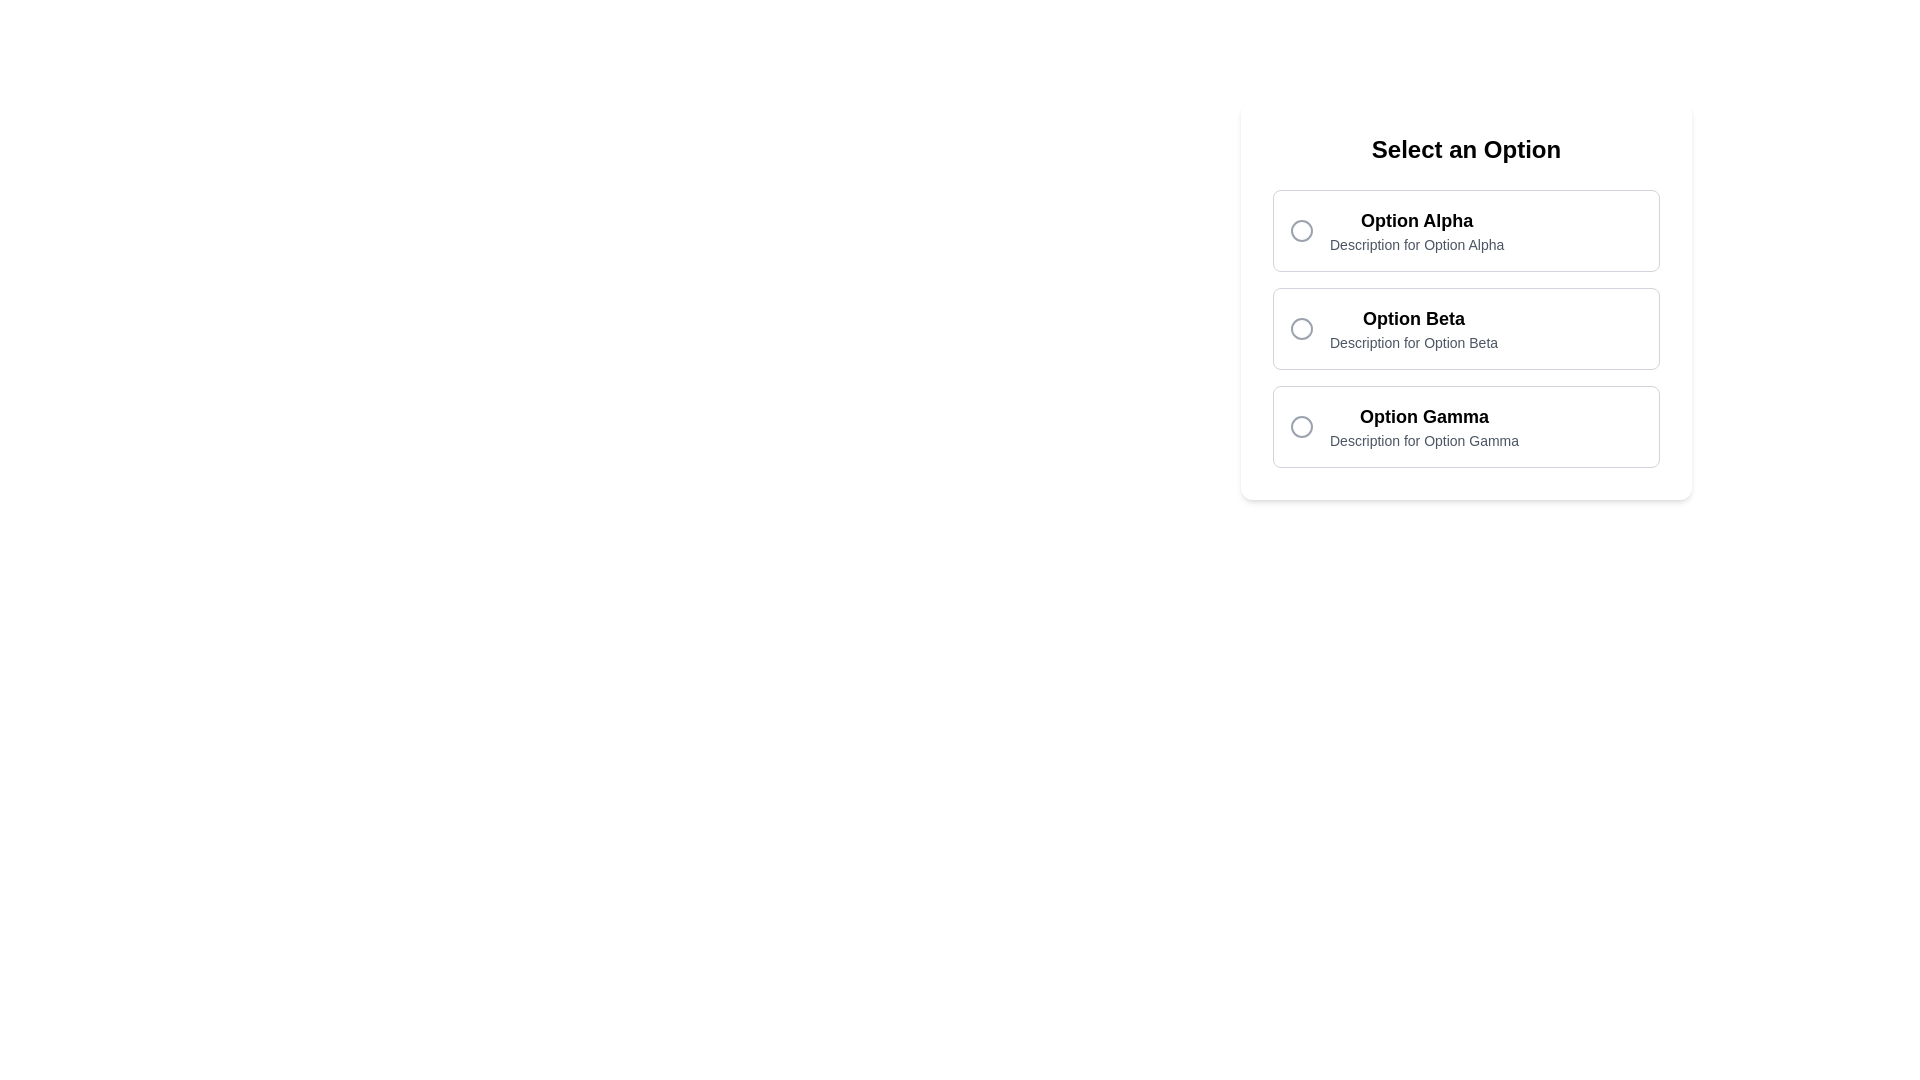 This screenshot has width=1920, height=1080. What do you see at coordinates (1416, 230) in the screenshot?
I see `the first list item option titled 'Option Alpha' located directly underneath the header 'Select an Option'` at bounding box center [1416, 230].